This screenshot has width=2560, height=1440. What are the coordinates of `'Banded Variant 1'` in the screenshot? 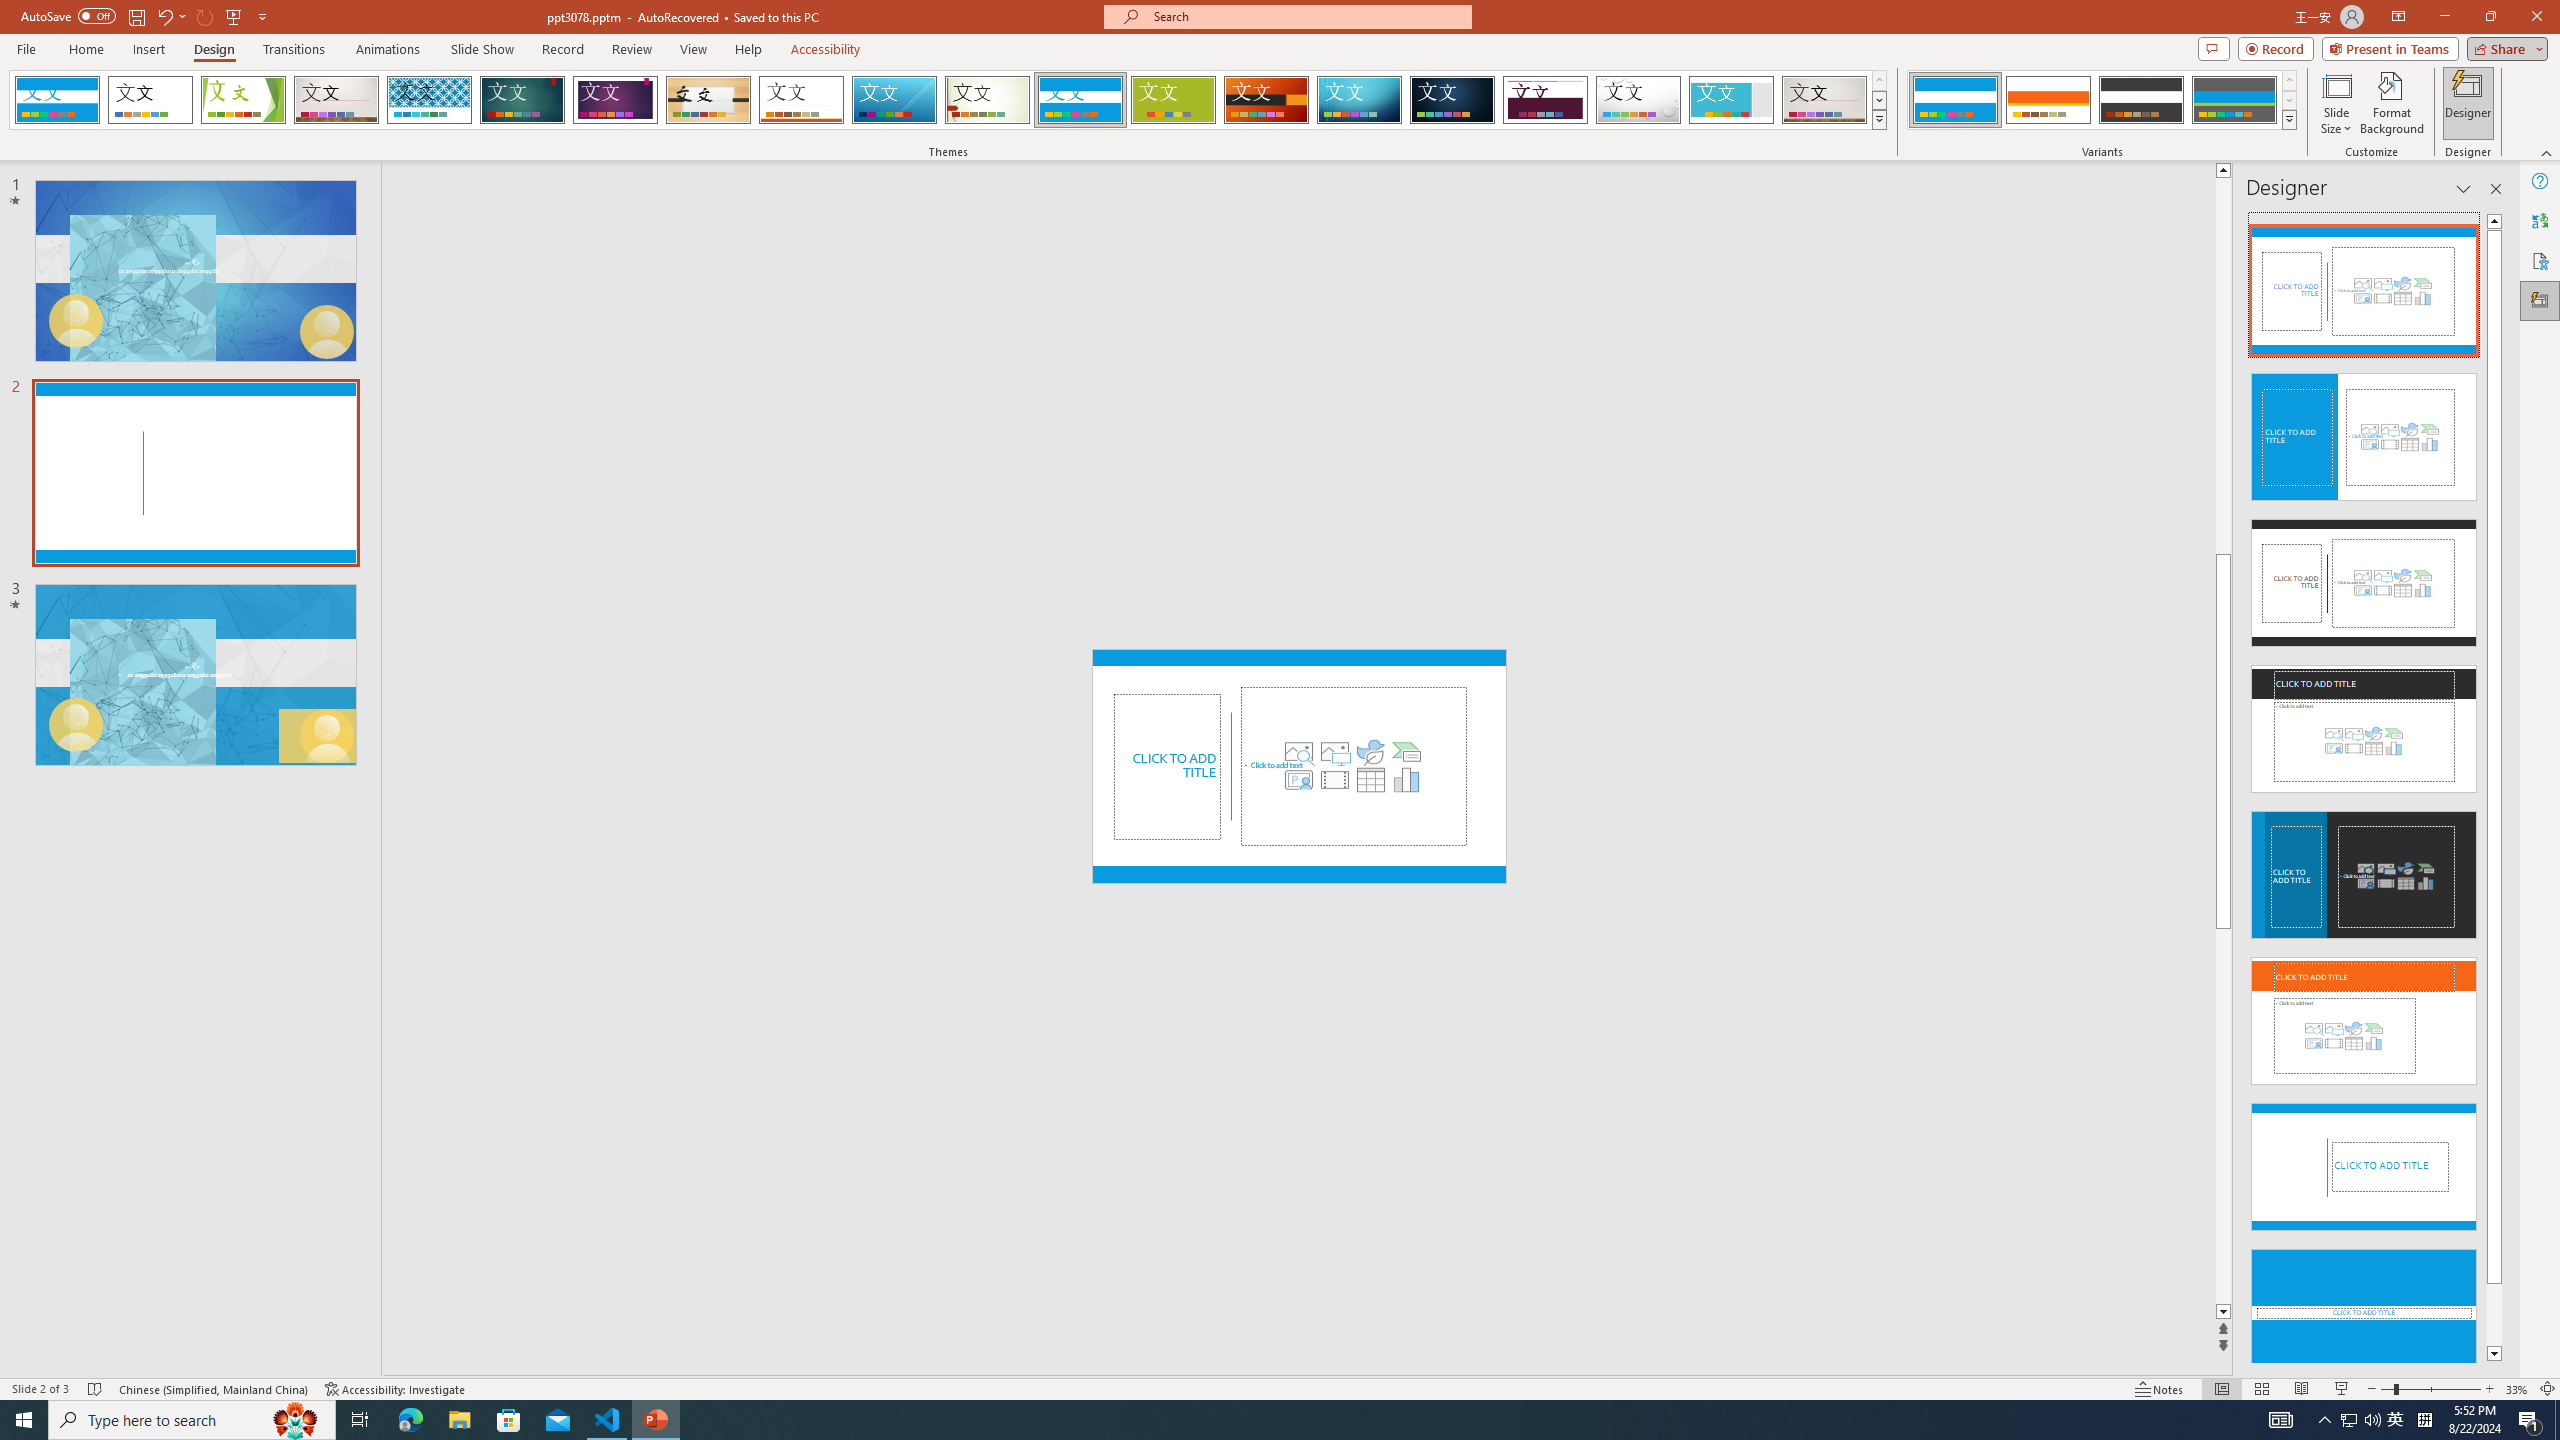 It's located at (1954, 99).